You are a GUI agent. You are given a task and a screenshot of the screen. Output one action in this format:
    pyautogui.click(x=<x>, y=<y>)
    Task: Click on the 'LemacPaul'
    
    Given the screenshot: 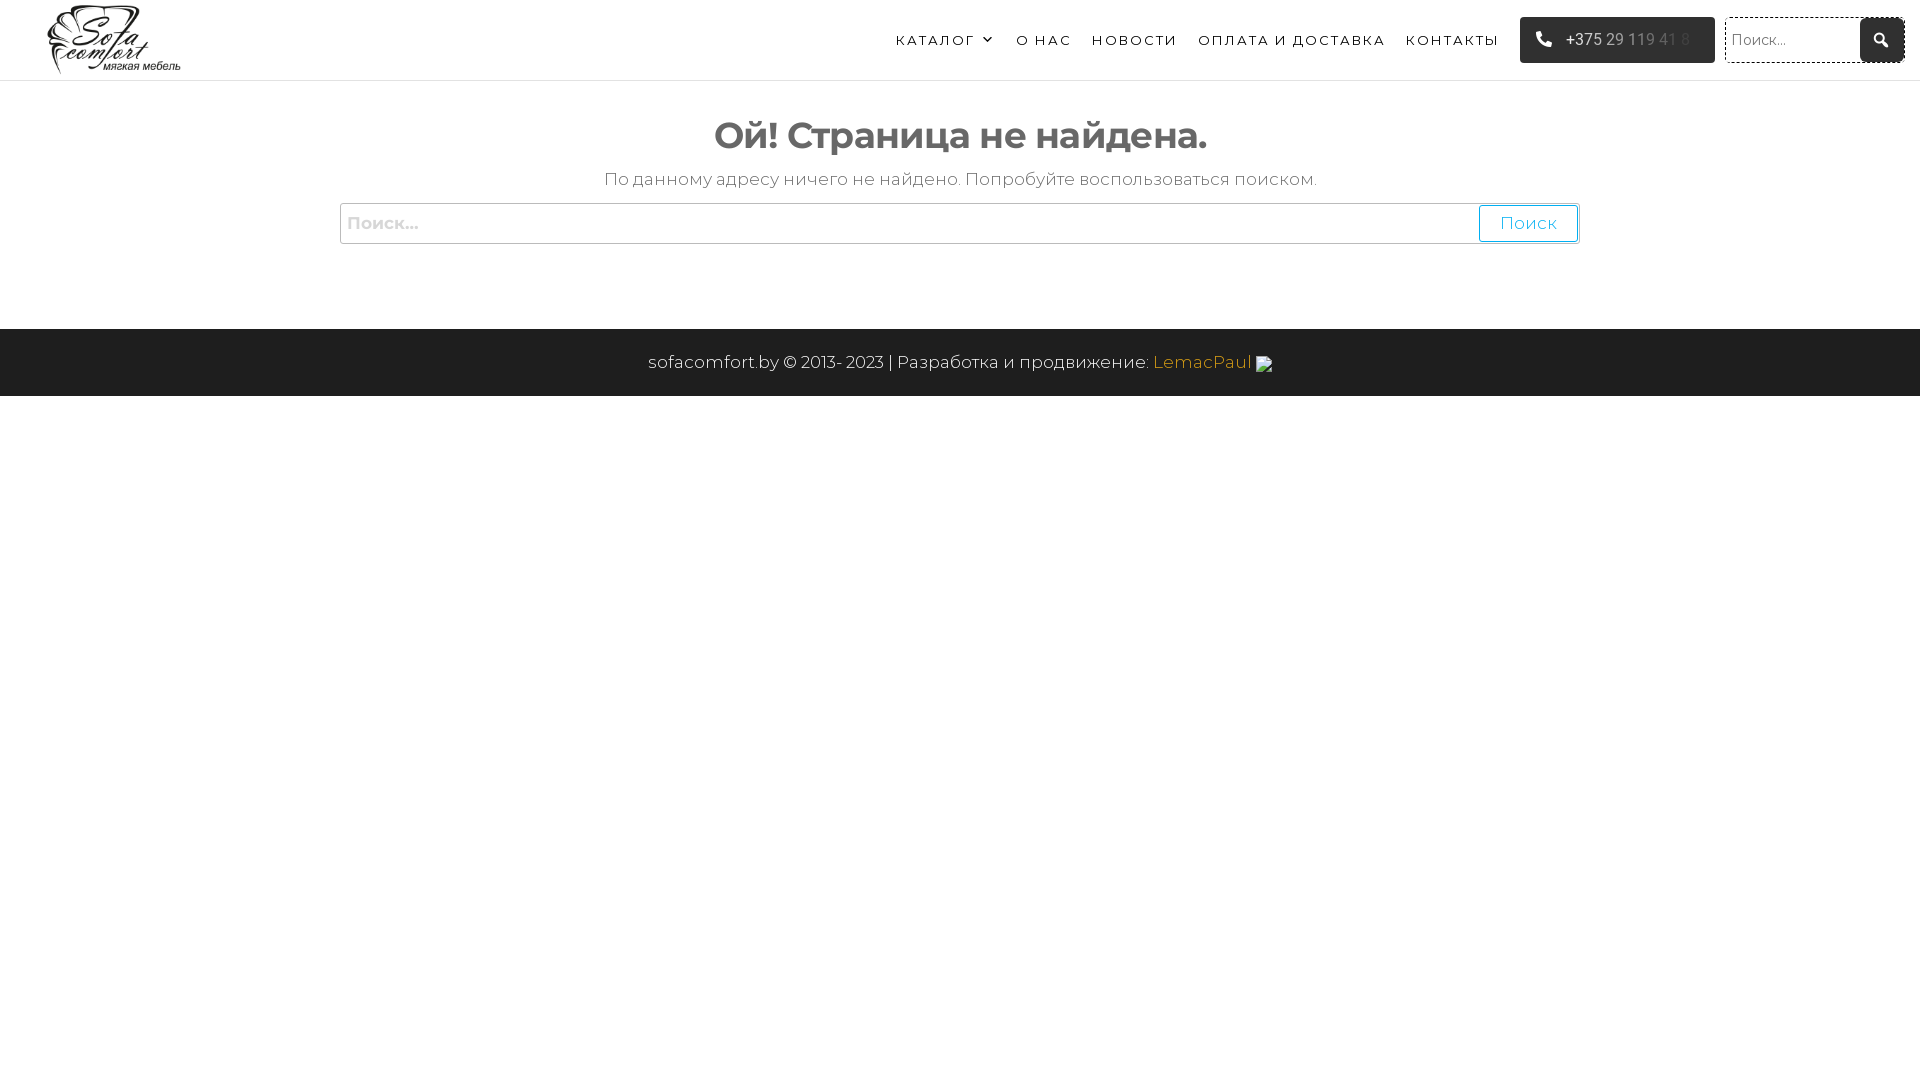 What is the action you would take?
    pyautogui.click(x=1211, y=362)
    